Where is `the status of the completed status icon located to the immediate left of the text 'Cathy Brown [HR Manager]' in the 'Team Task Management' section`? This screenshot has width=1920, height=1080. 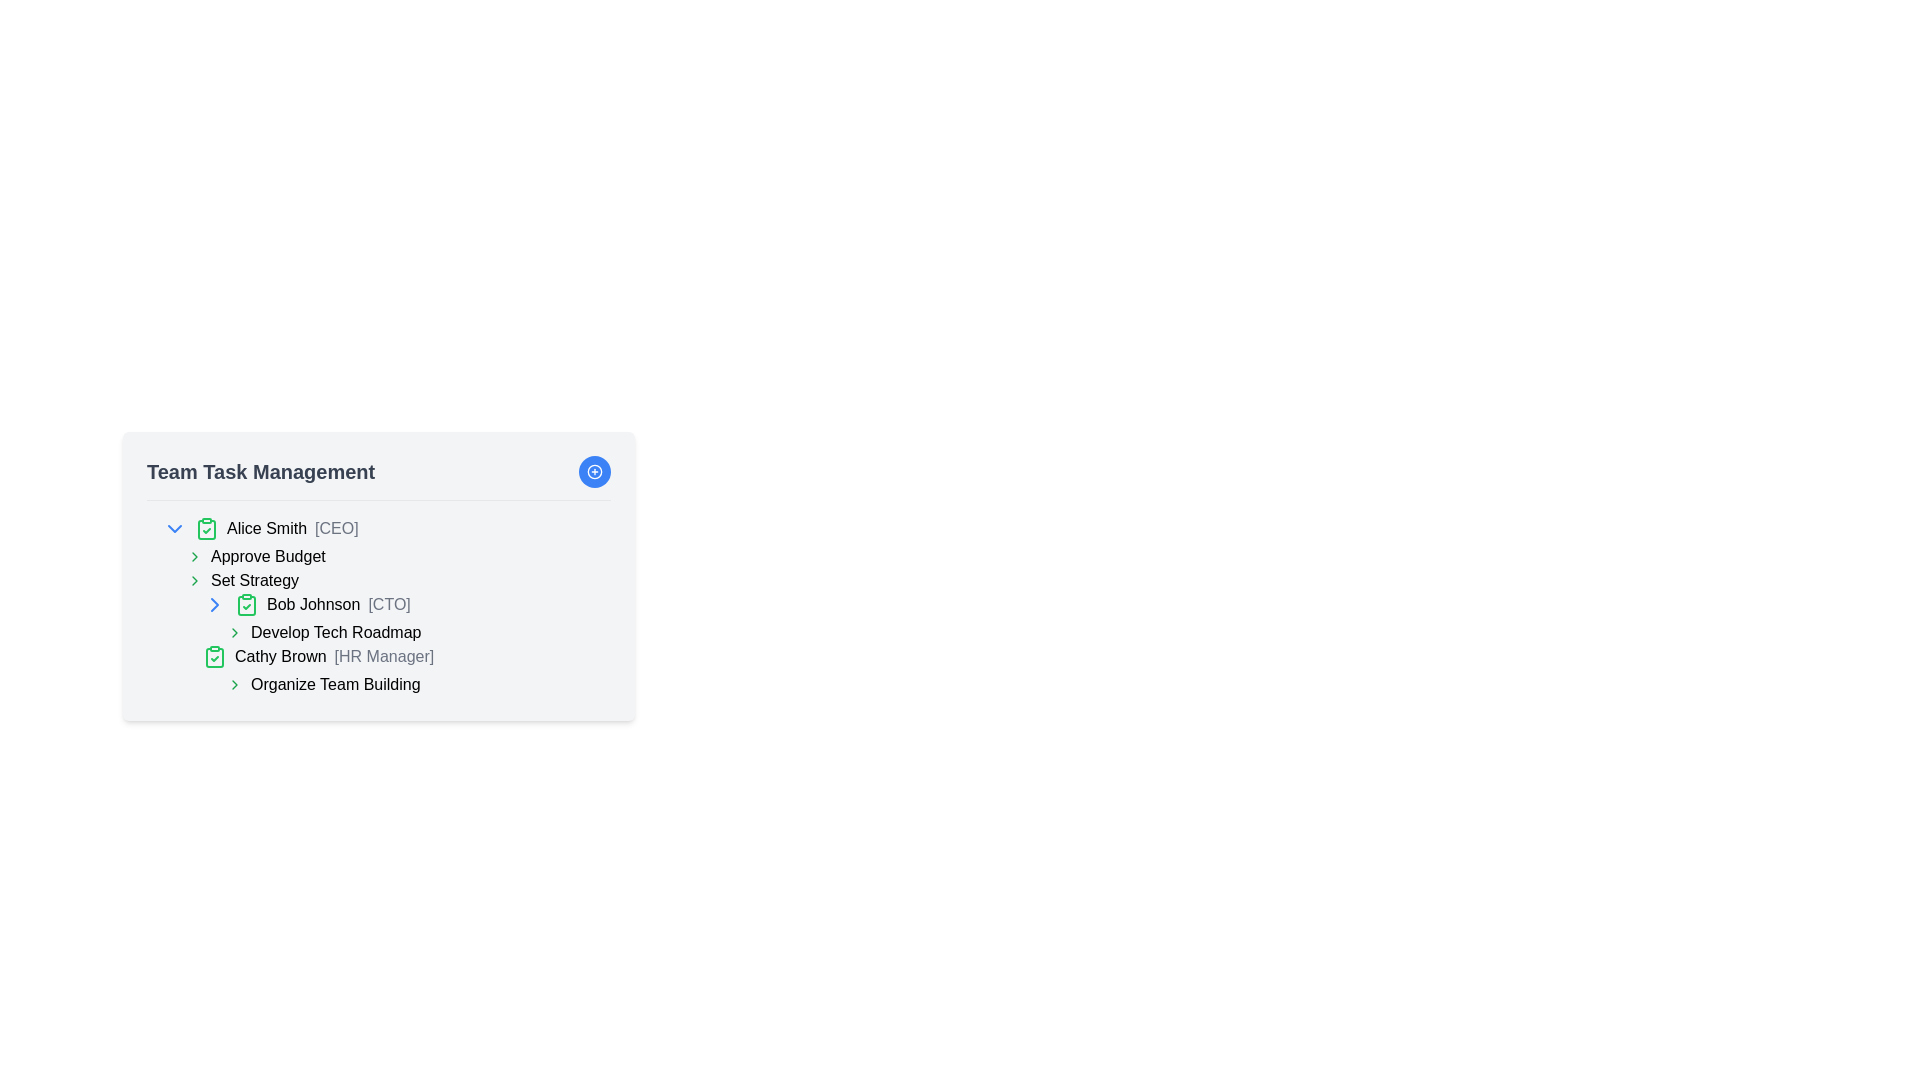 the status of the completed status icon located to the immediate left of the text 'Cathy Brown [HR Manager]' in the 'Team Task Management' section is located at coordinates (215, 656).